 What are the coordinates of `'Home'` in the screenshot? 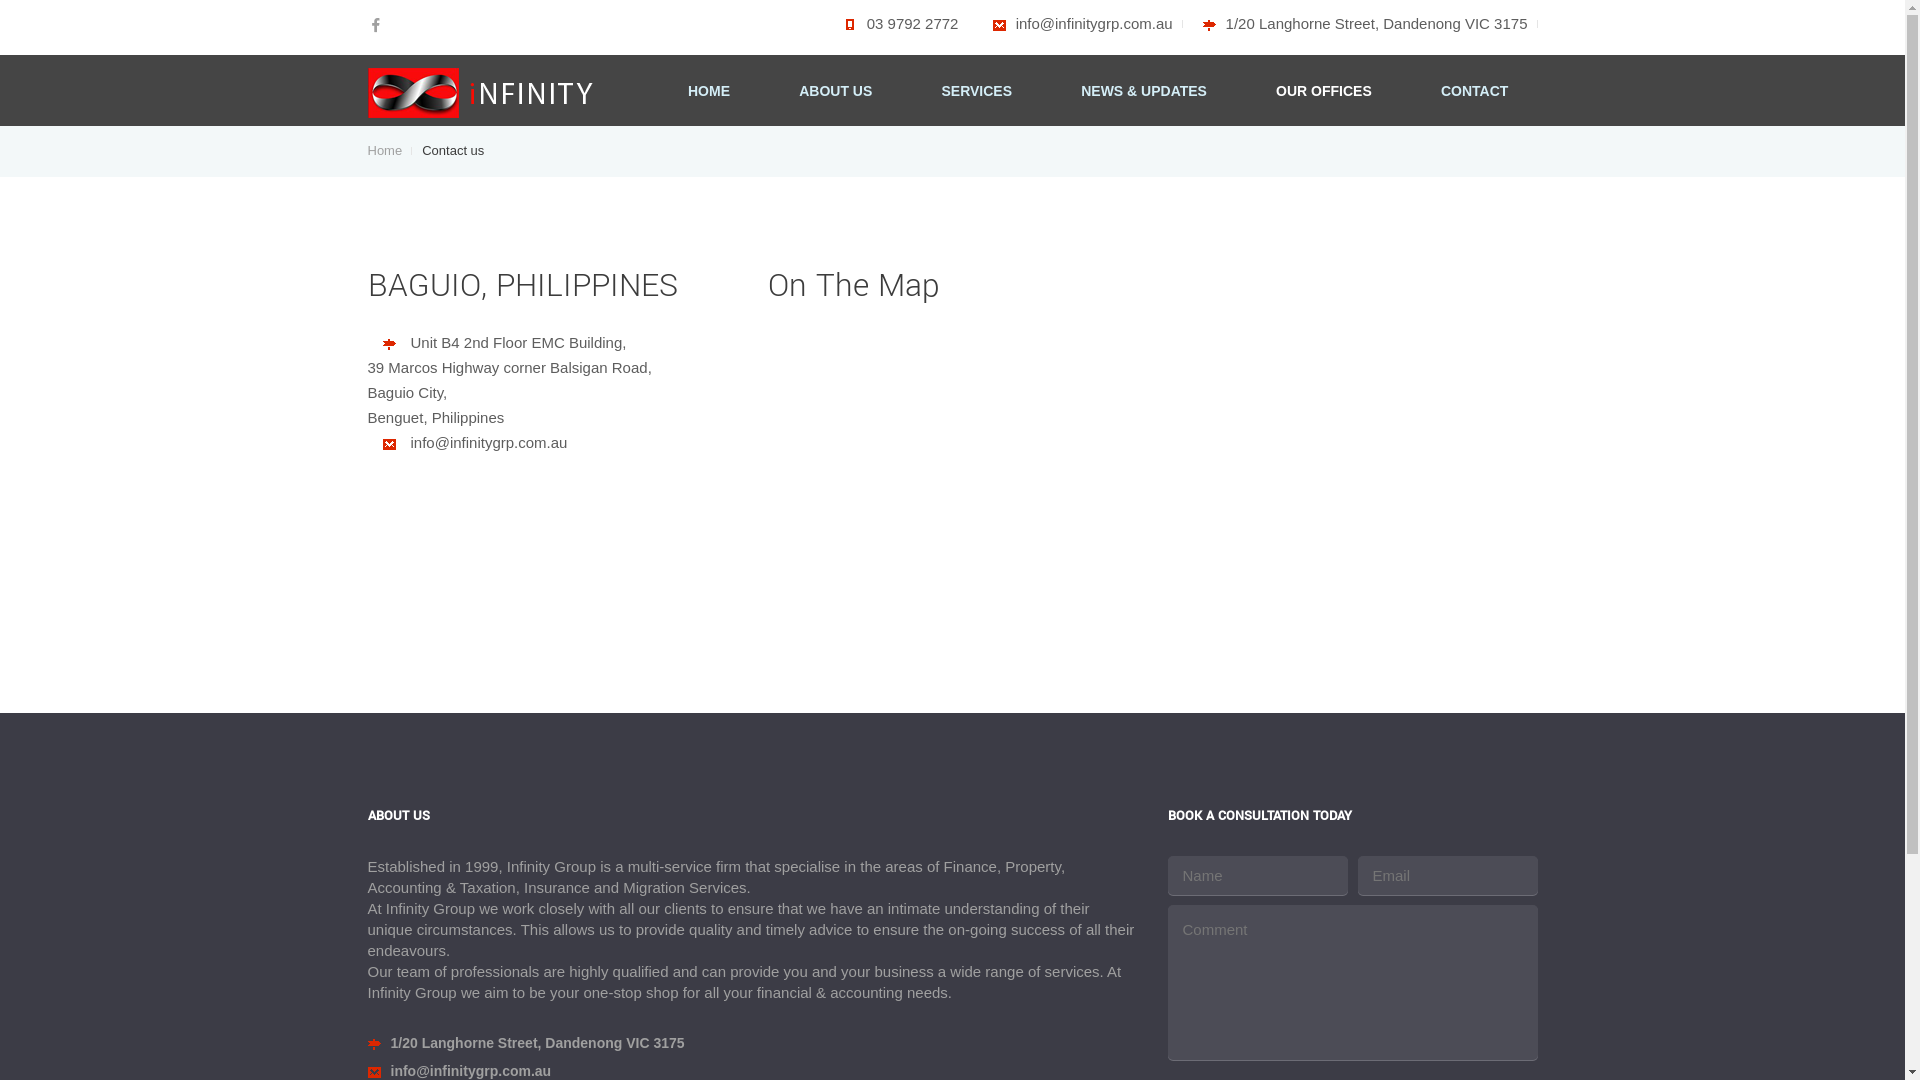 It's located at (390, 149).